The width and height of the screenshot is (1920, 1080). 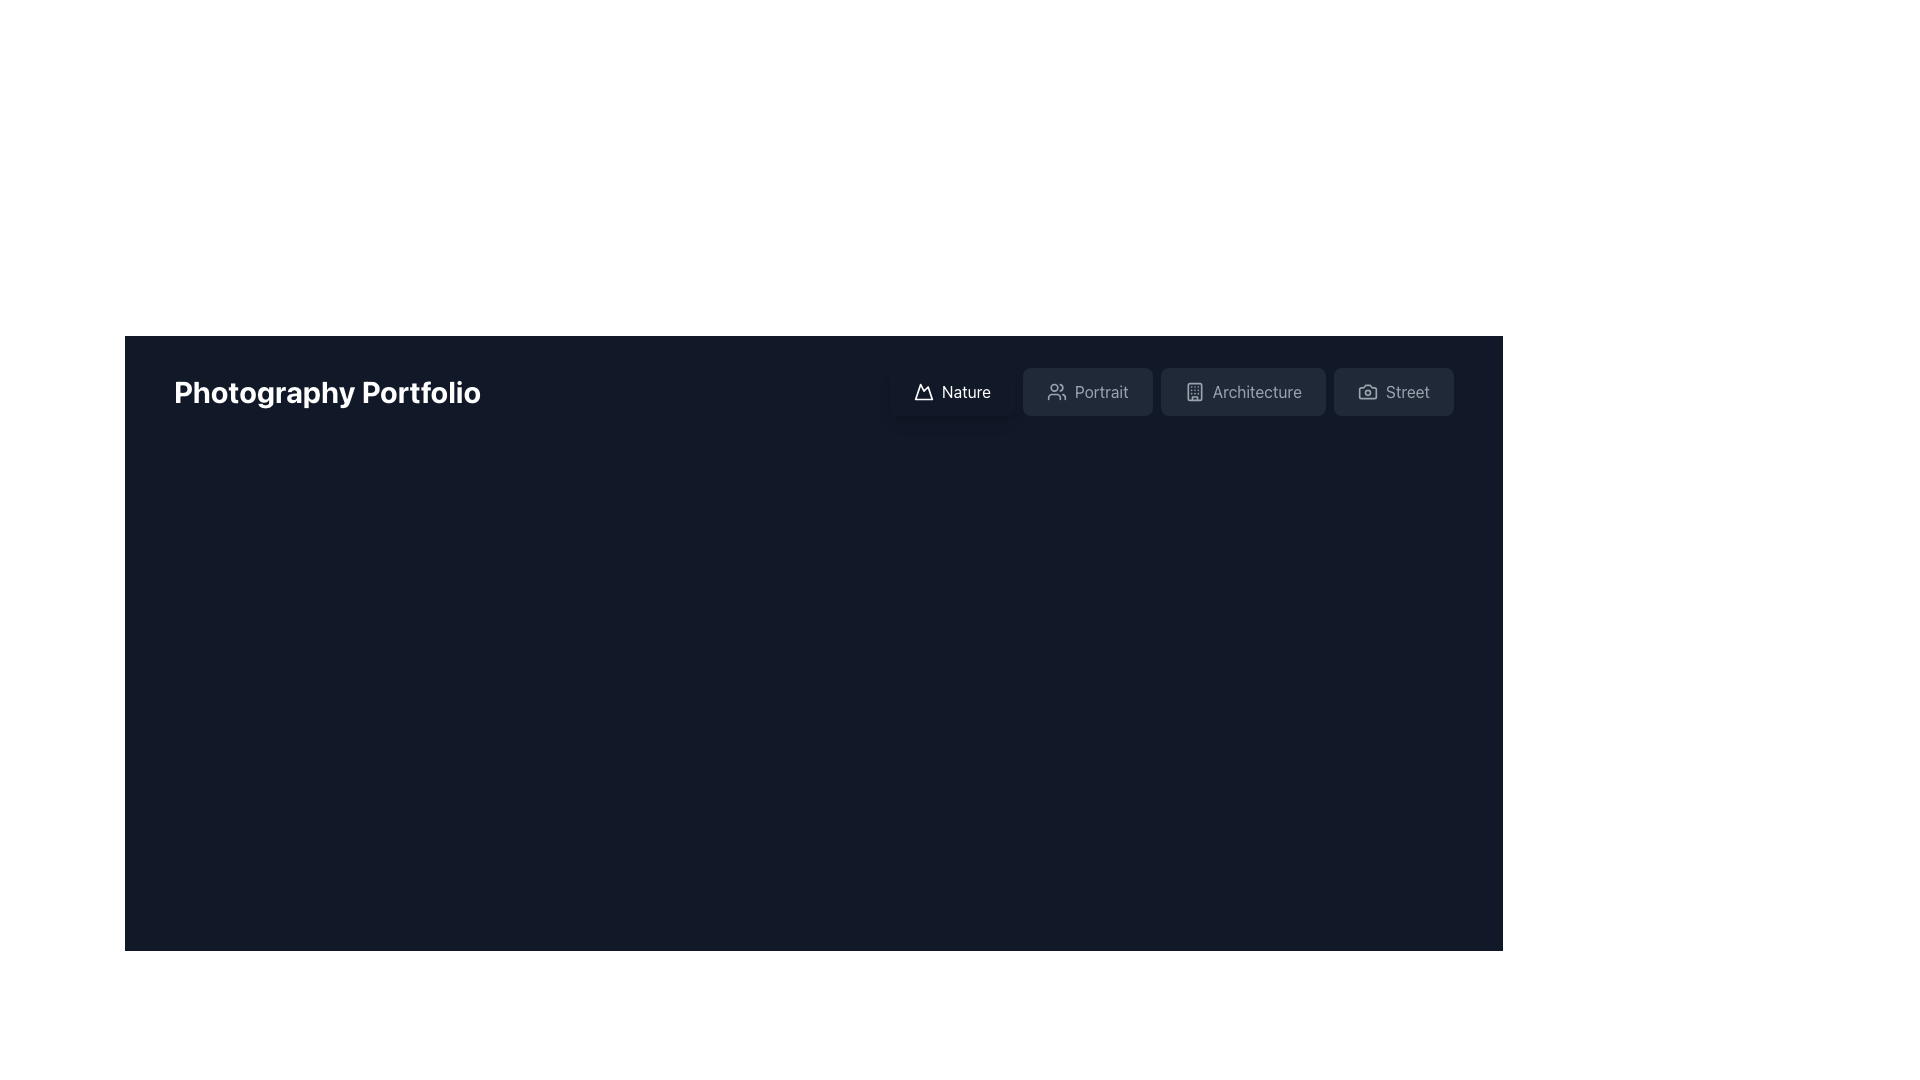 What do you see at coordinates (1406, 392) in the screenshot?
I see `the 'Street' text label in the fourth column of the navigation bar` at bounding box center [1406, 392].